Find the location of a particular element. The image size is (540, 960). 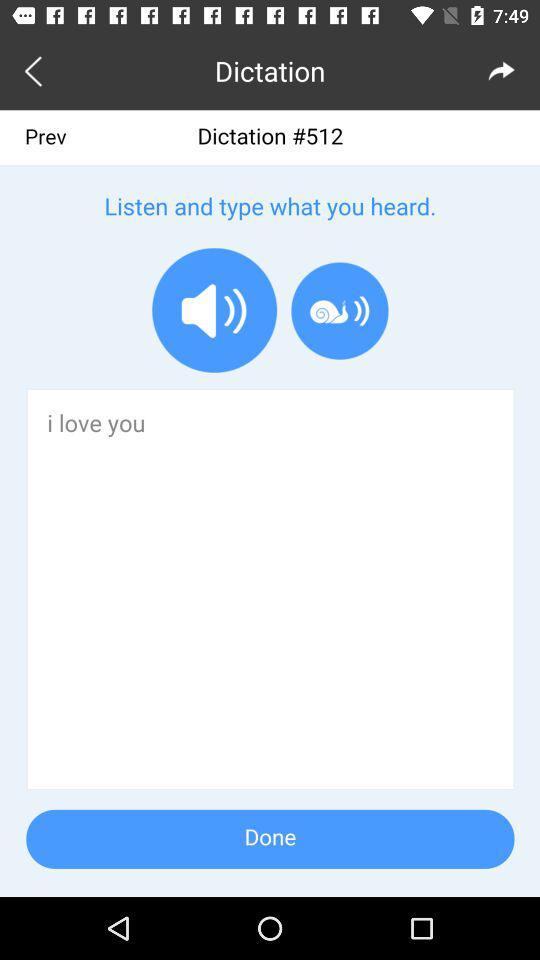

go forward/next is located at coordinates (501, 70).